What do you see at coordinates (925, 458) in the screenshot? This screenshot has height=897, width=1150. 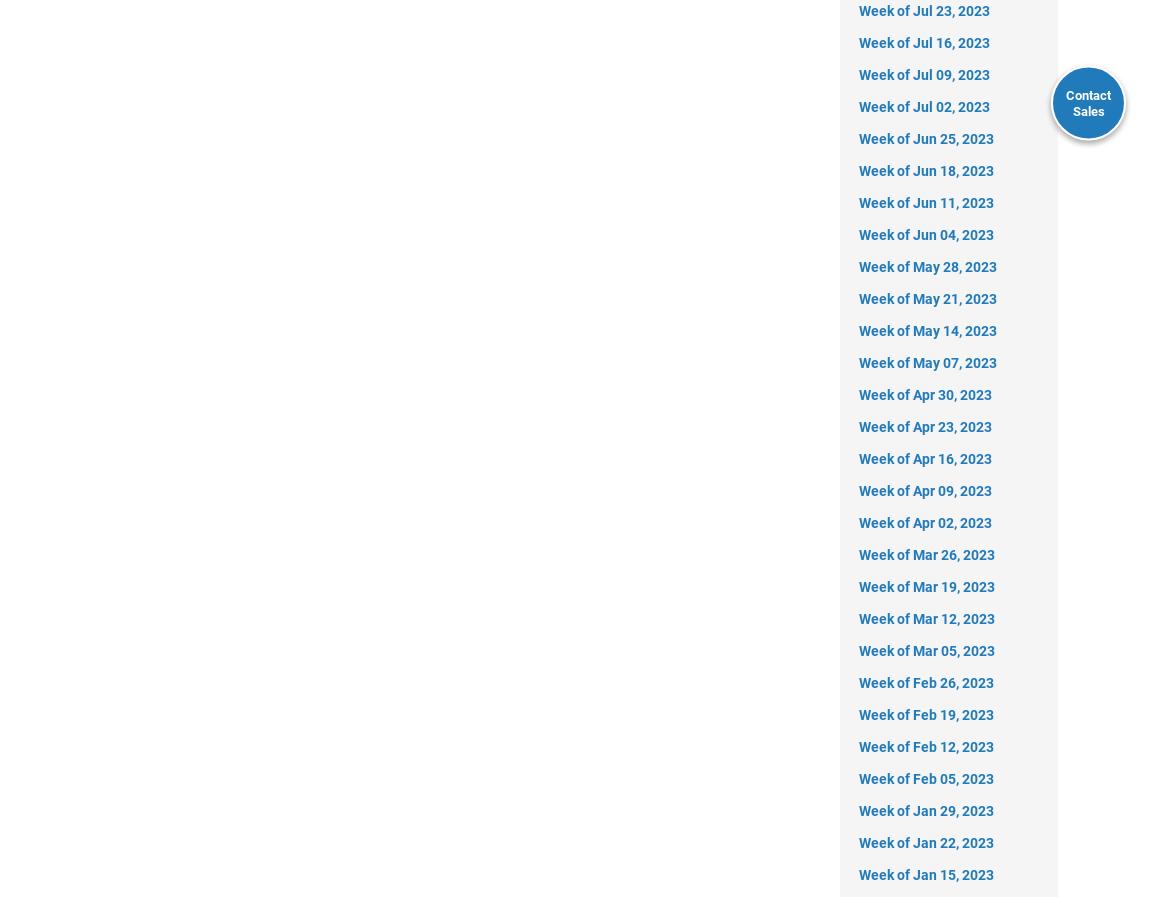 I see `'Week of Apr 16, 2023'` at bounding box center [925, 458].